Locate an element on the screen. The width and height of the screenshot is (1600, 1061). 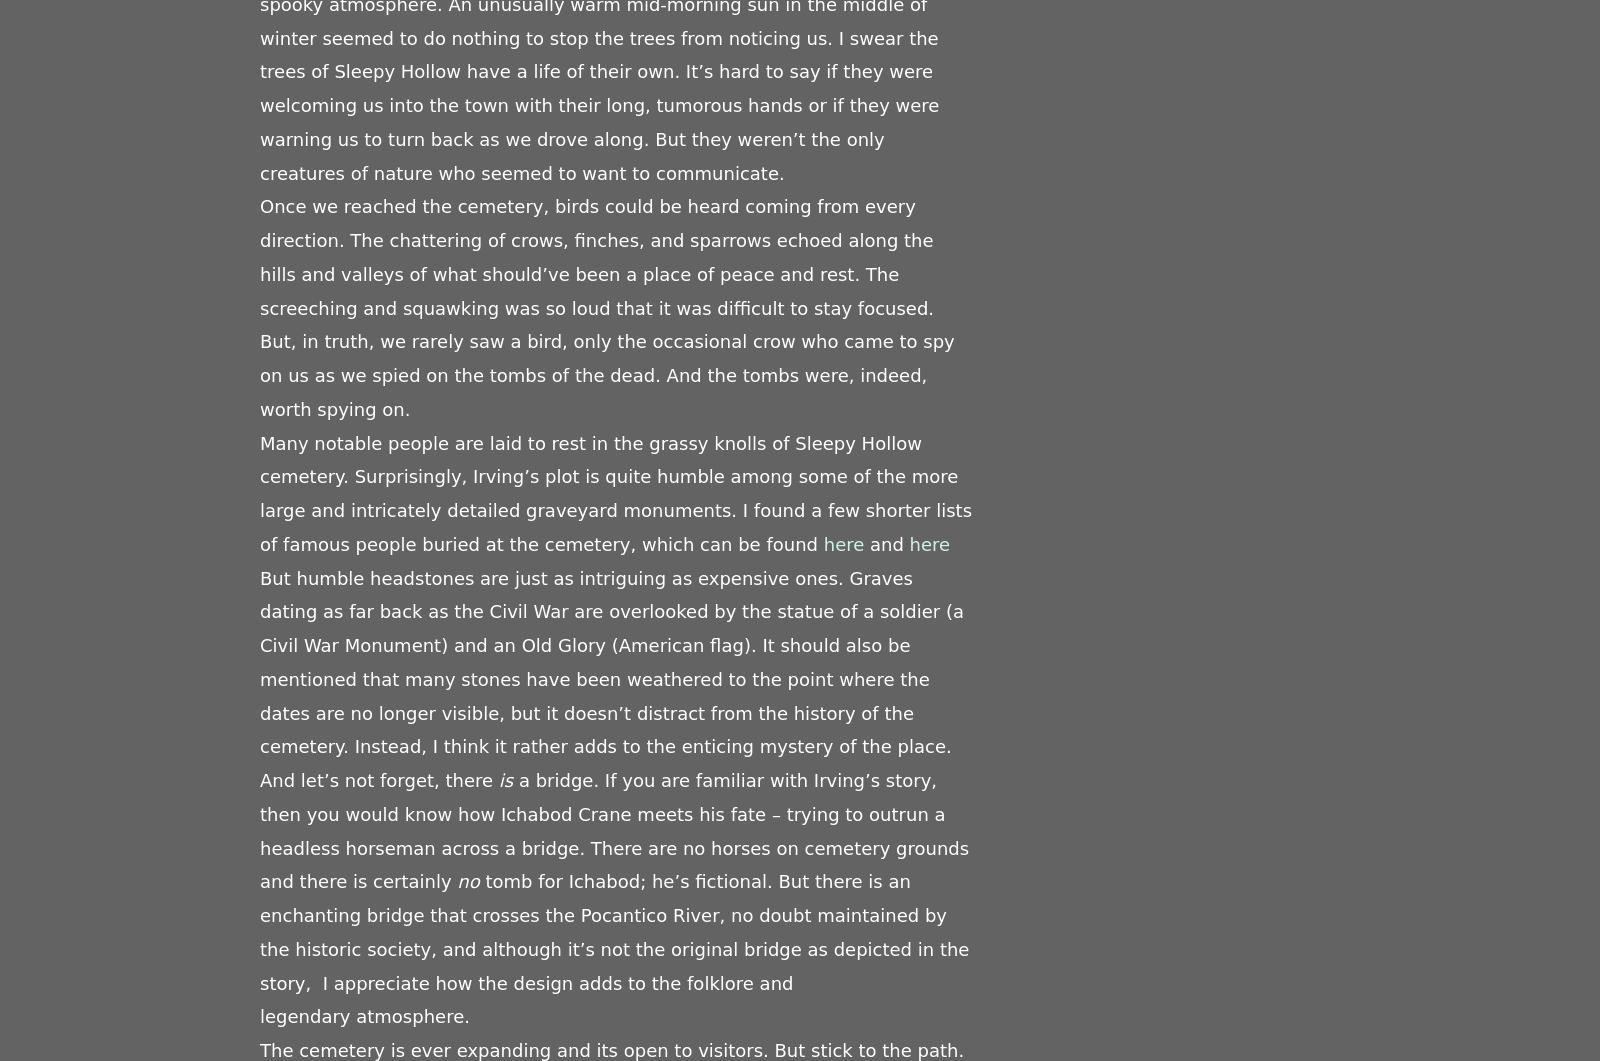
'tomb for Ichabod; he’s fictional. But there is an enchanting bridge that crosses the Pocantico River, no doubt maintained by the historic society, and although it’s not the original bridge as depicted in the story,  I appreciate how the design adds to the folklore and legendary atmosphere.' is located at coordinates (614, 947).